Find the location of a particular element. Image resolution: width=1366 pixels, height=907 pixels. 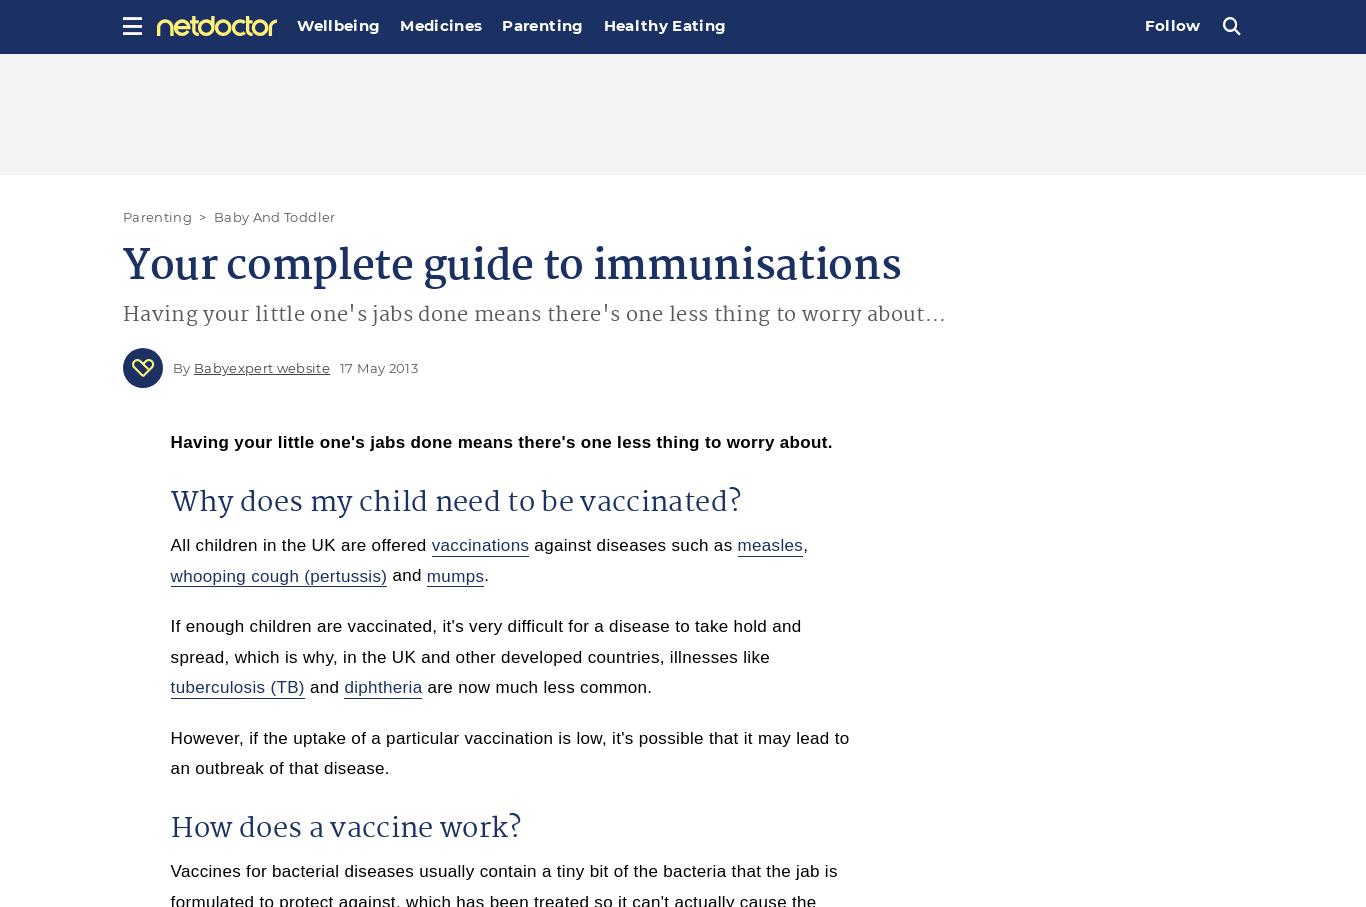

'vaccinations' is located at coordinates (480, 544).